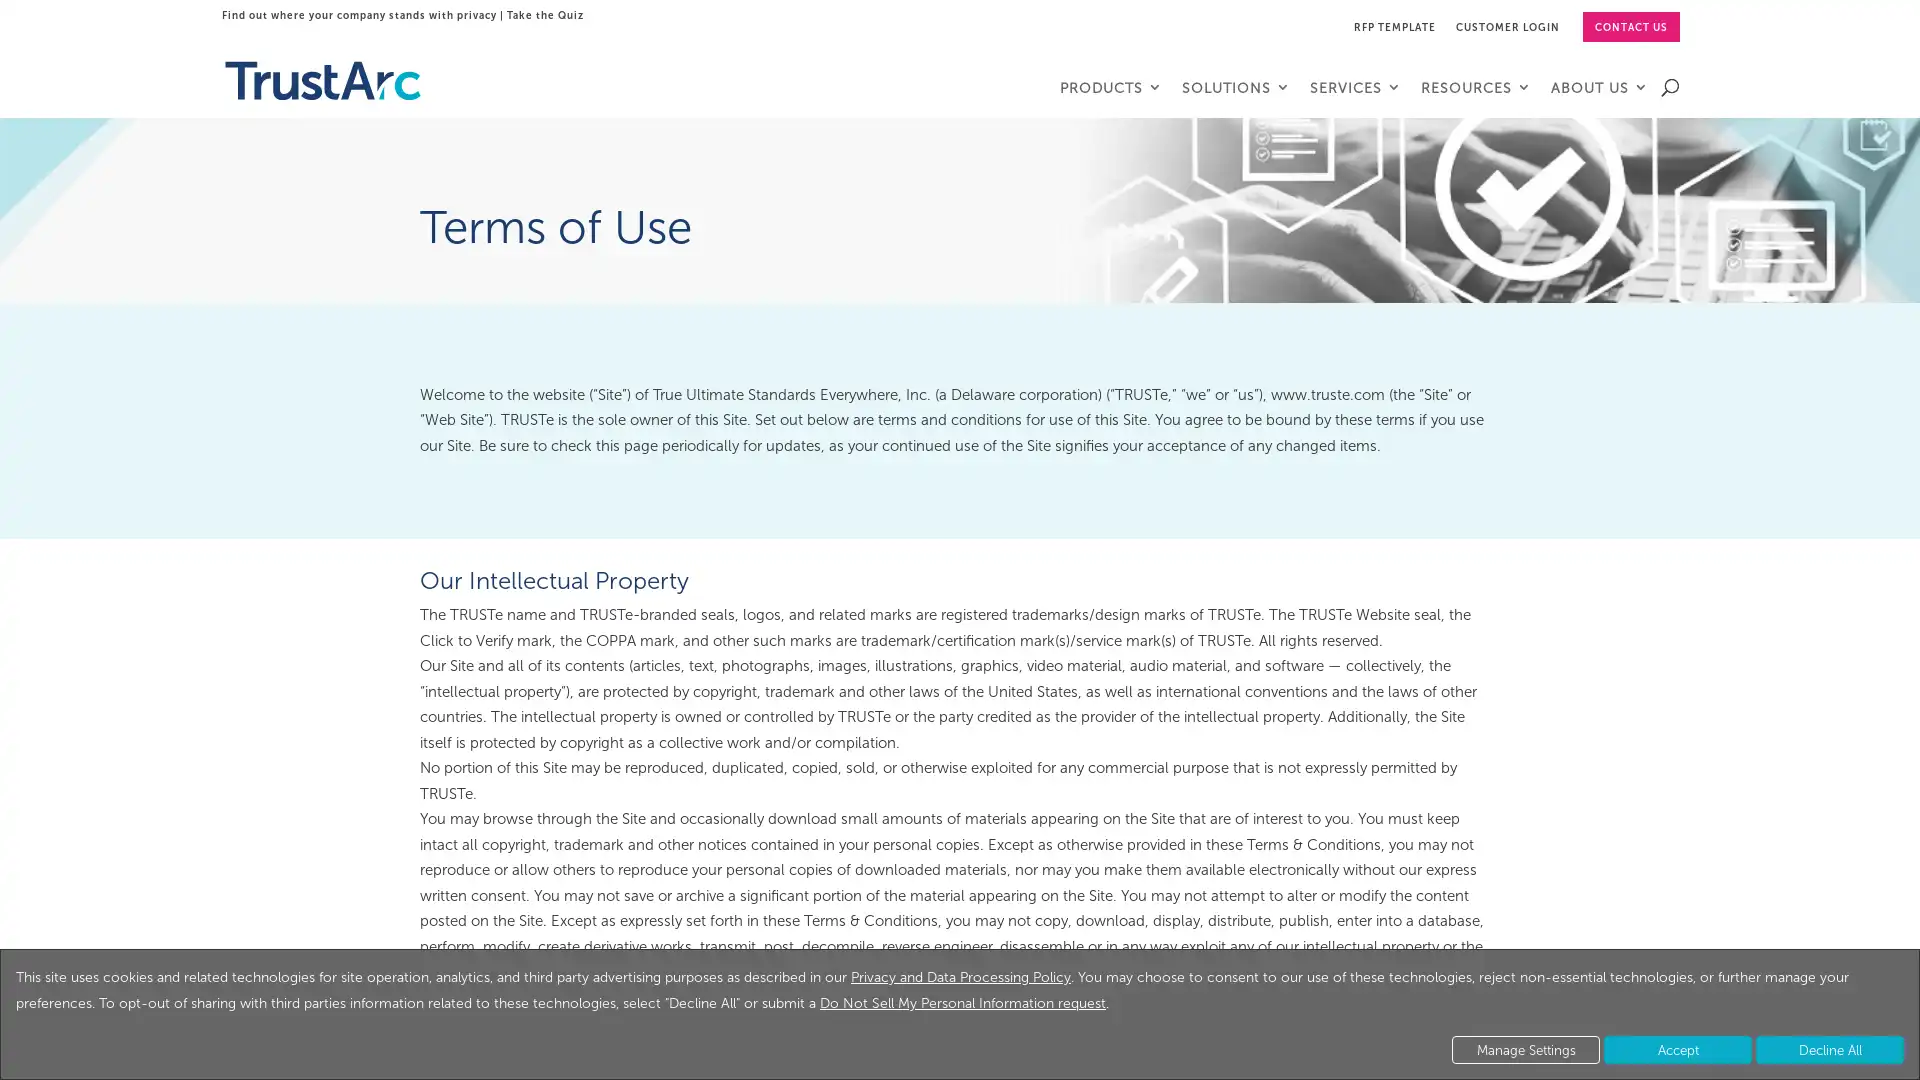  Describe the element at coordinates (1829, 1048) in the screenshot. I see `Decline All` at that location.